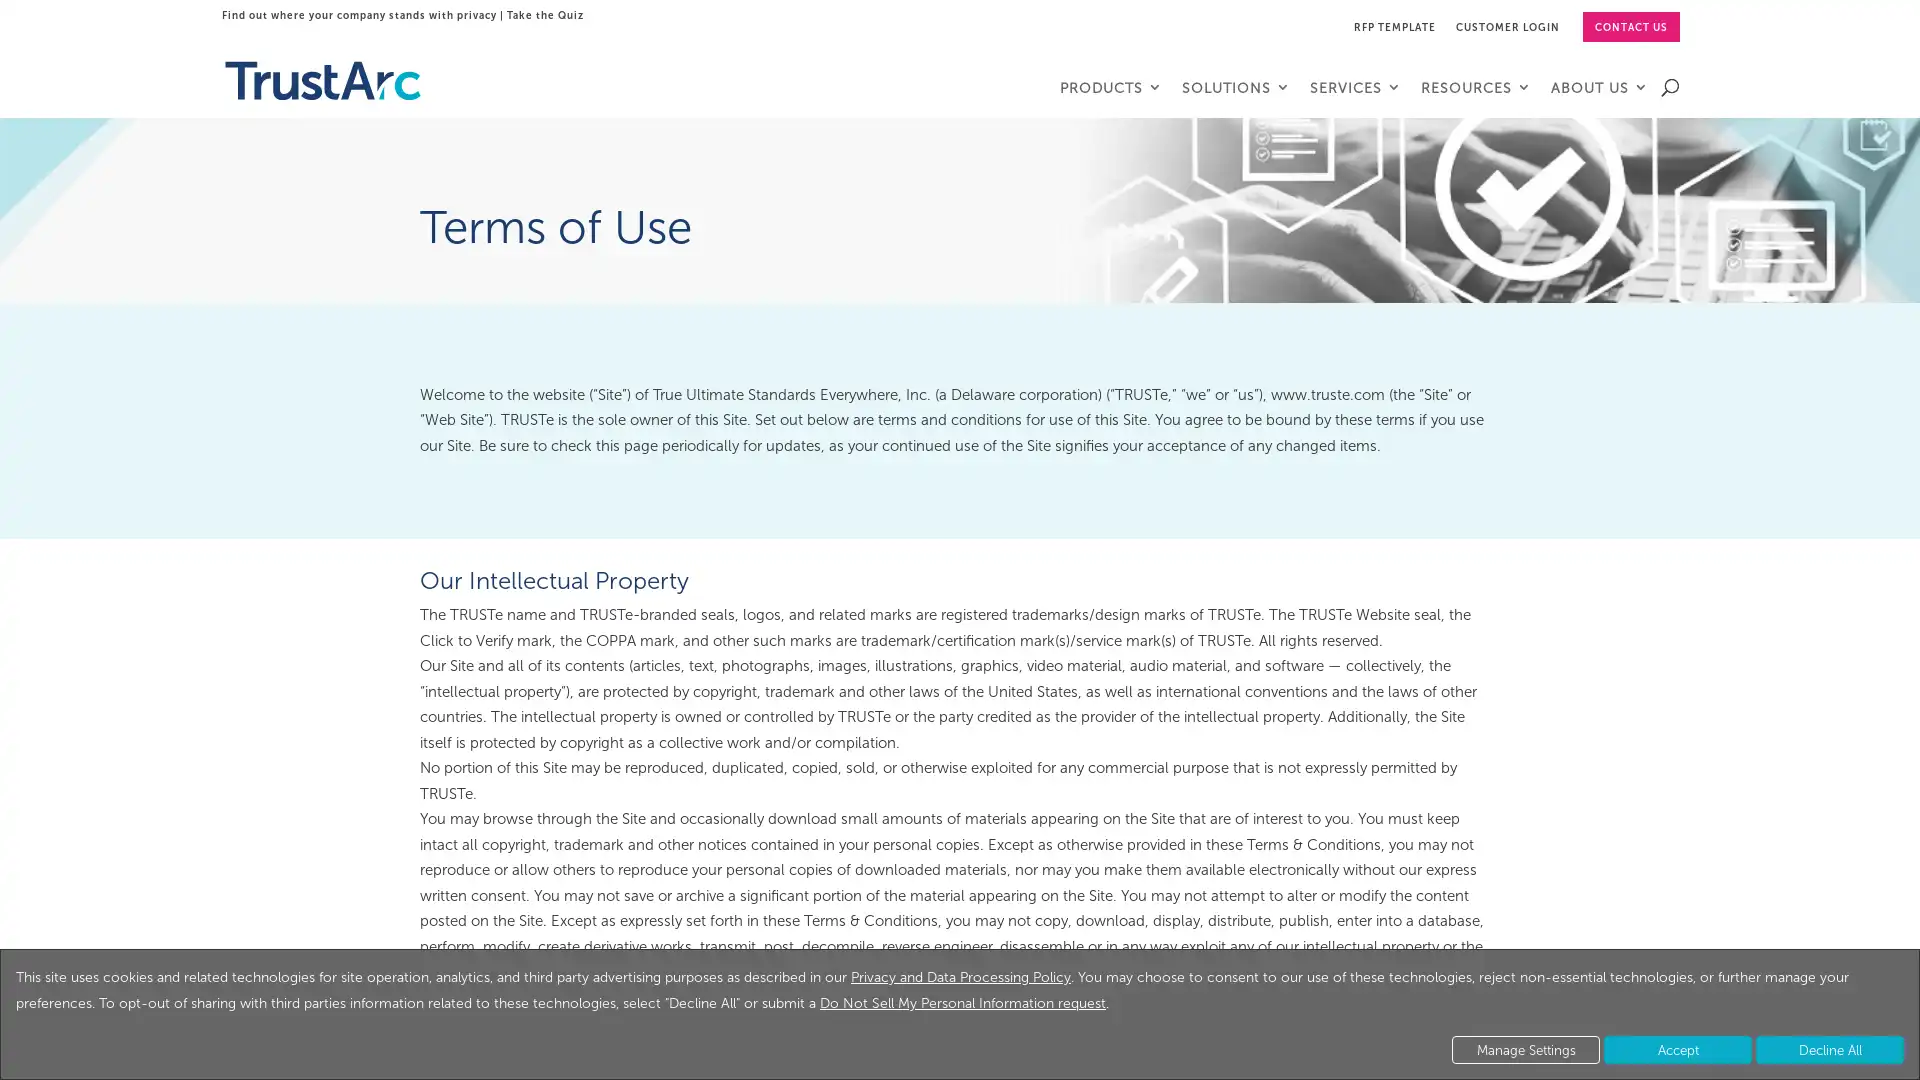  Describe the element at coordinates (1829, 1048) in the screenshot. I see `Decline All` at that location.